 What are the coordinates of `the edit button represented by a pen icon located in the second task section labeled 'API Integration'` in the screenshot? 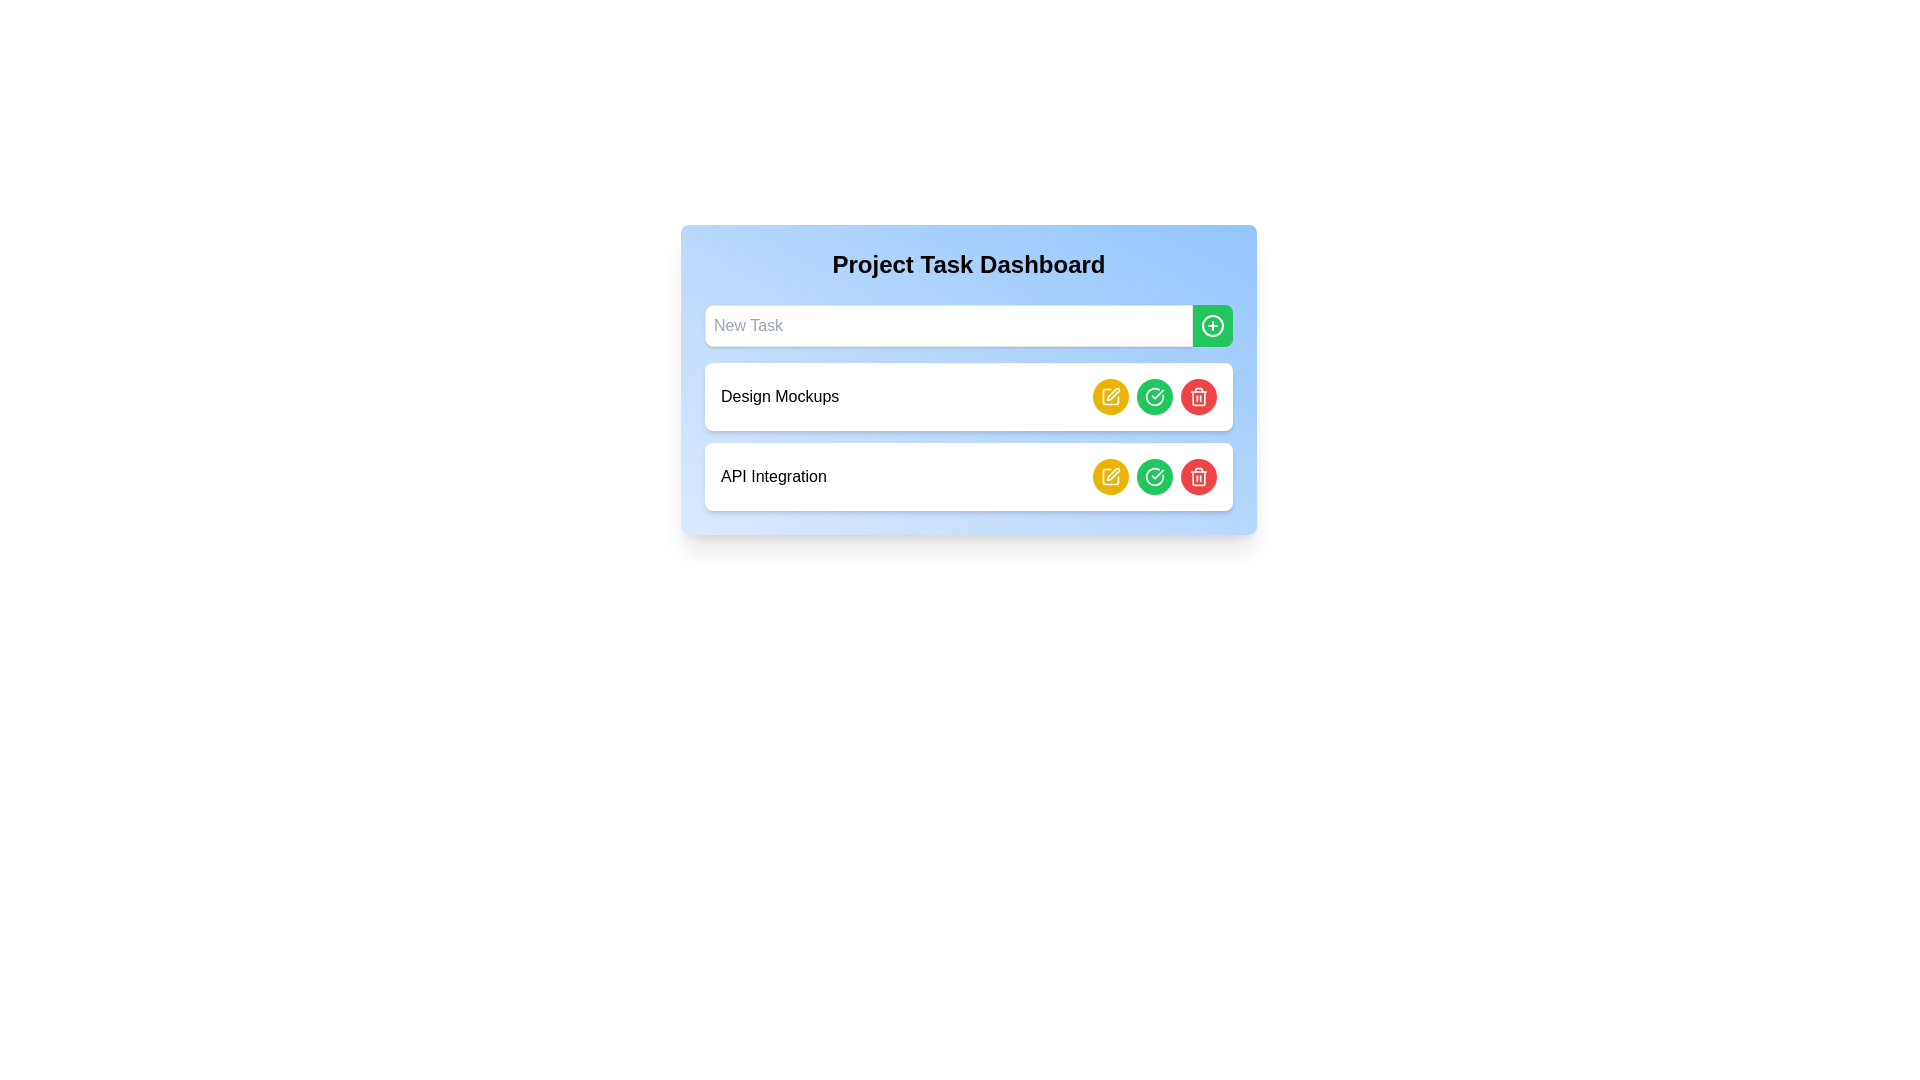 It's located at (1112, 394).